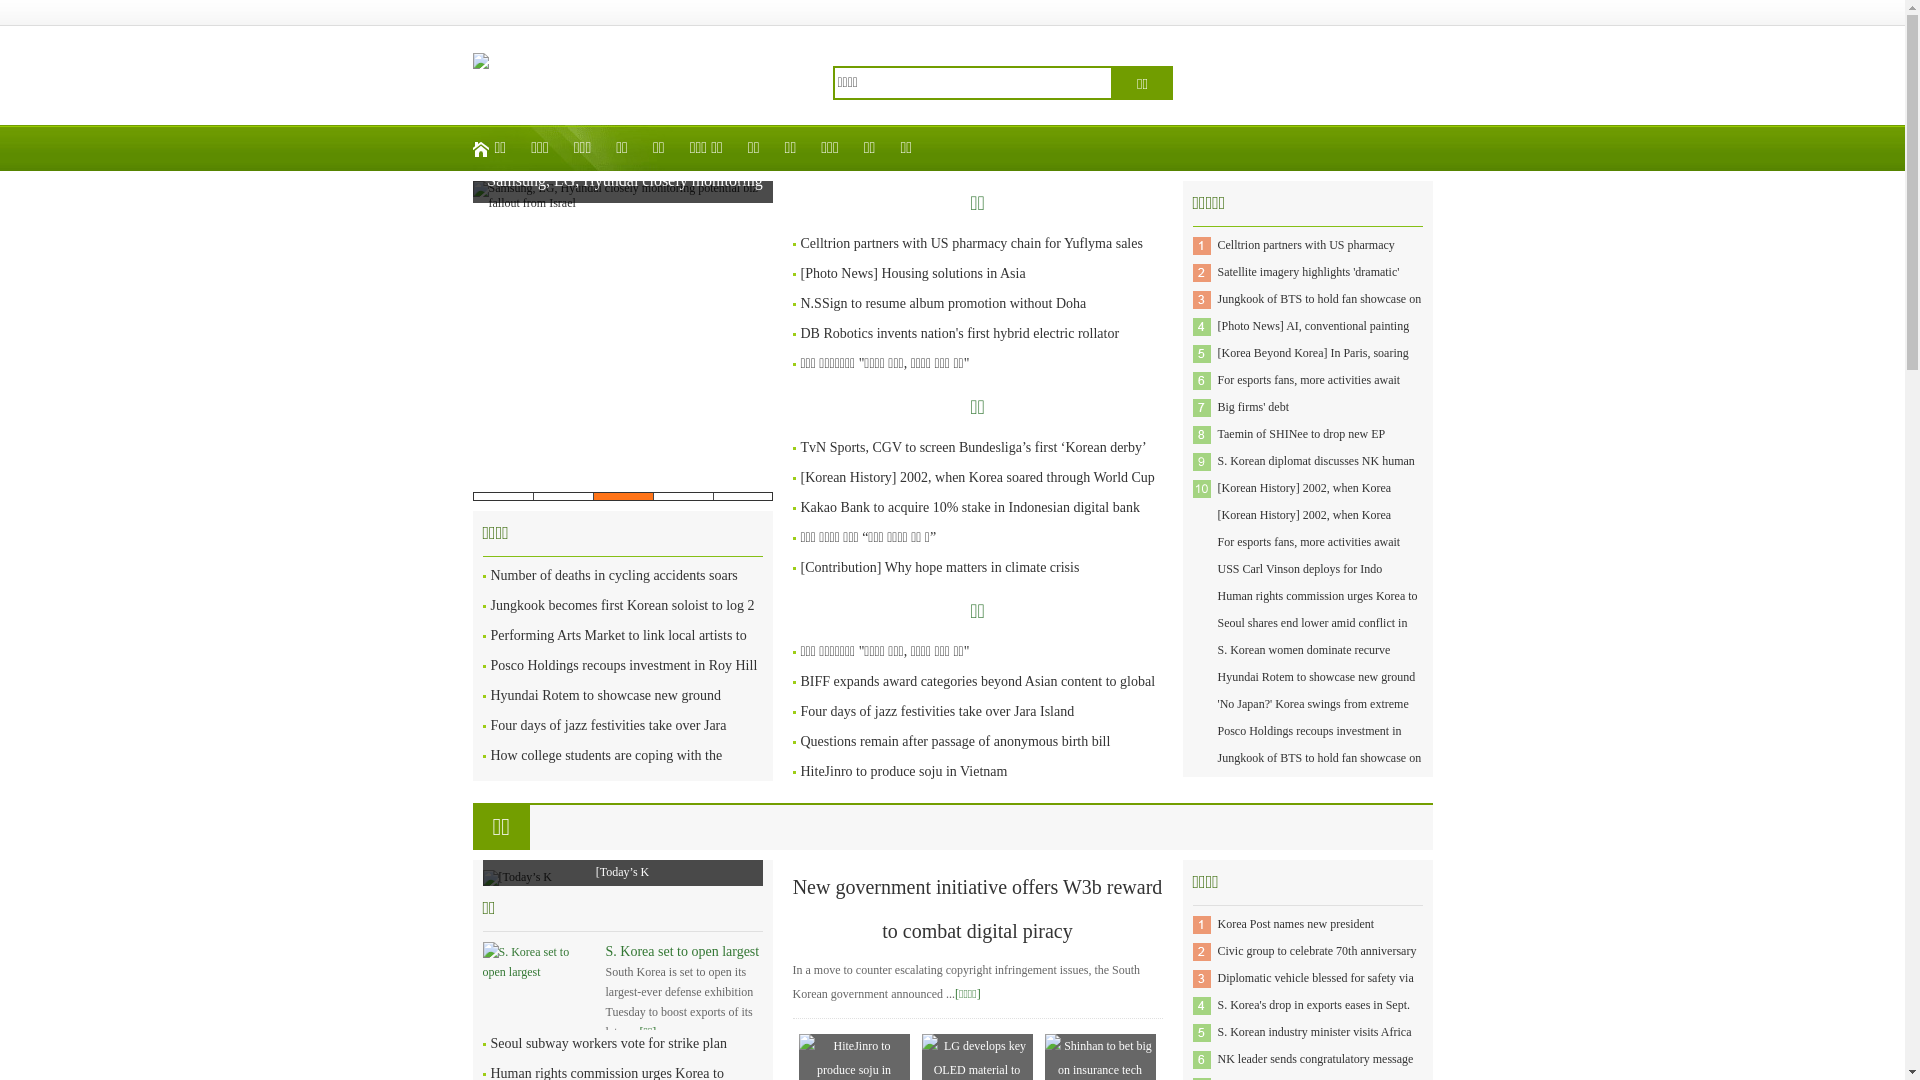 The image size is (1920, 1080). I want to click on 'How college students are coping with the impact of inflation', so click(604, 768).